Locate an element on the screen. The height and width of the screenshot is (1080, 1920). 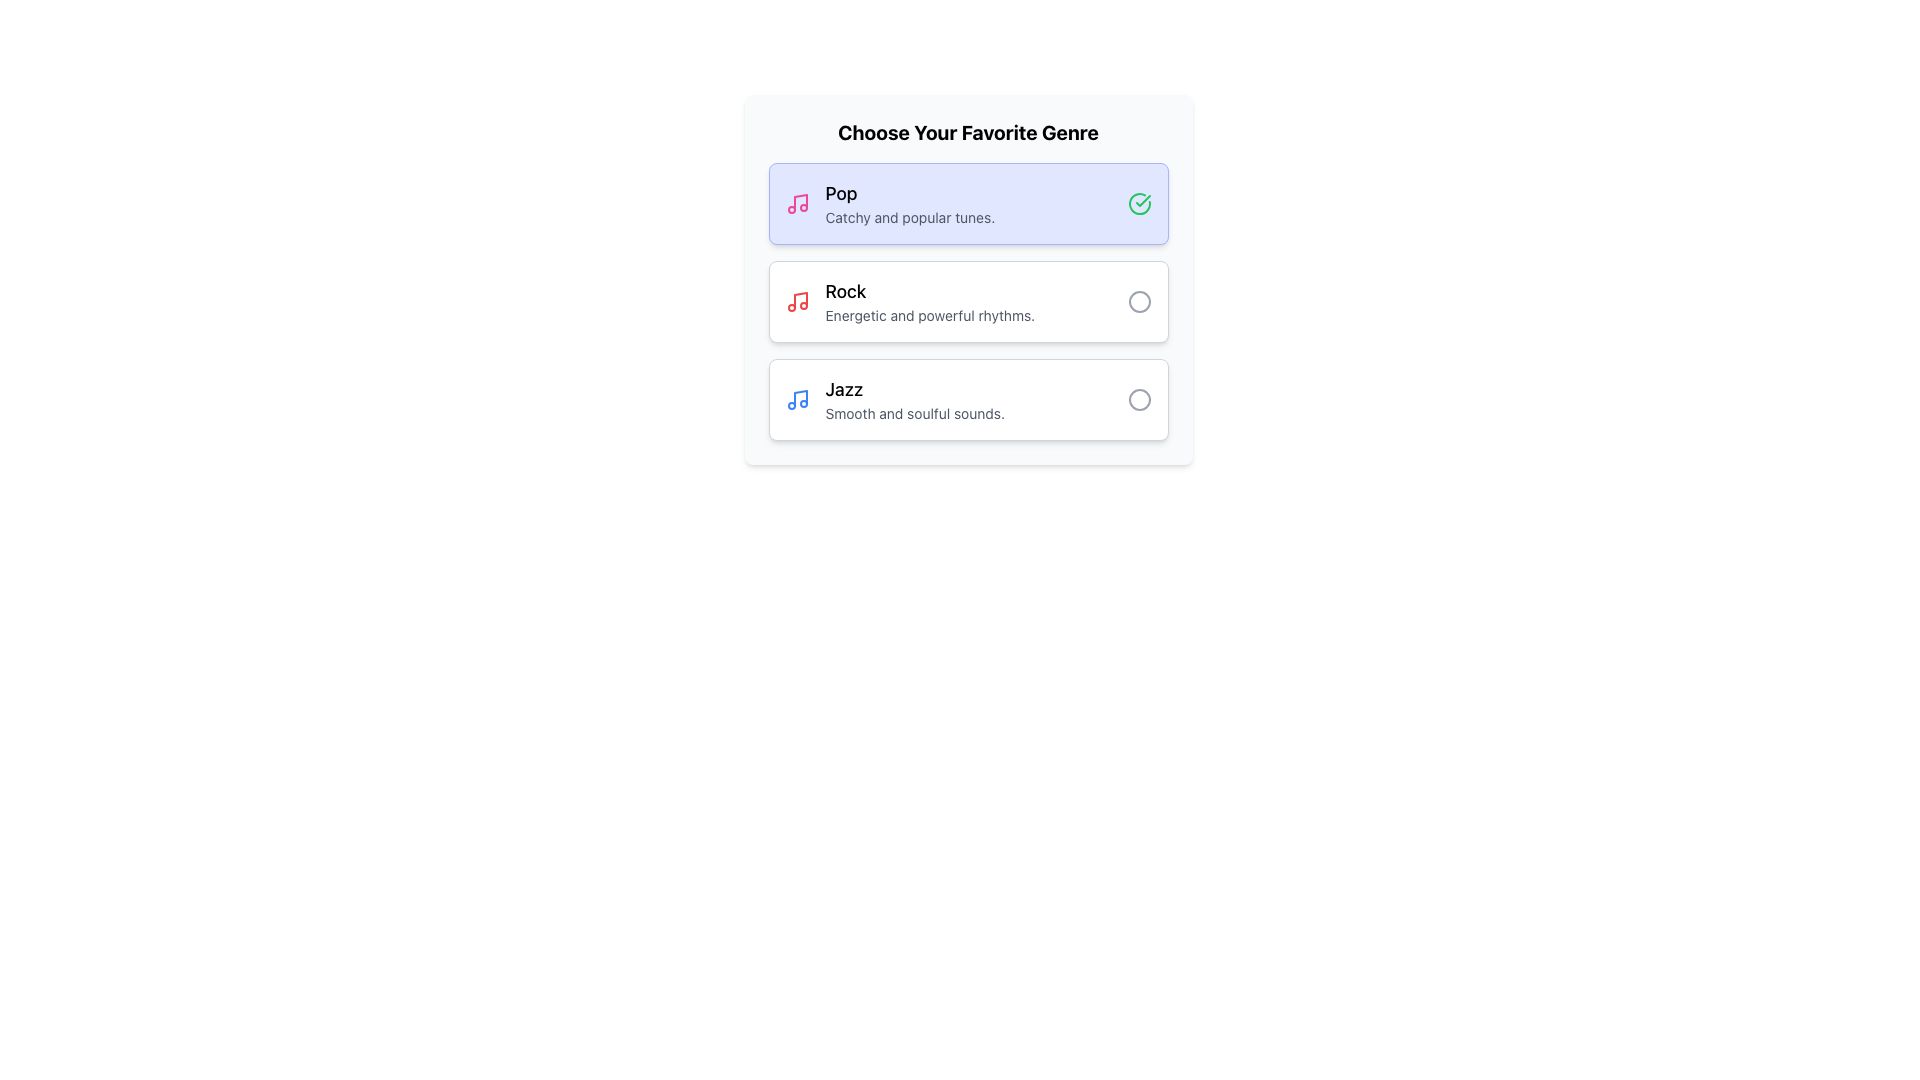
the non-interactive red musical note icon located at the left of the 'Rock' text is located at coordinates (796, 301).